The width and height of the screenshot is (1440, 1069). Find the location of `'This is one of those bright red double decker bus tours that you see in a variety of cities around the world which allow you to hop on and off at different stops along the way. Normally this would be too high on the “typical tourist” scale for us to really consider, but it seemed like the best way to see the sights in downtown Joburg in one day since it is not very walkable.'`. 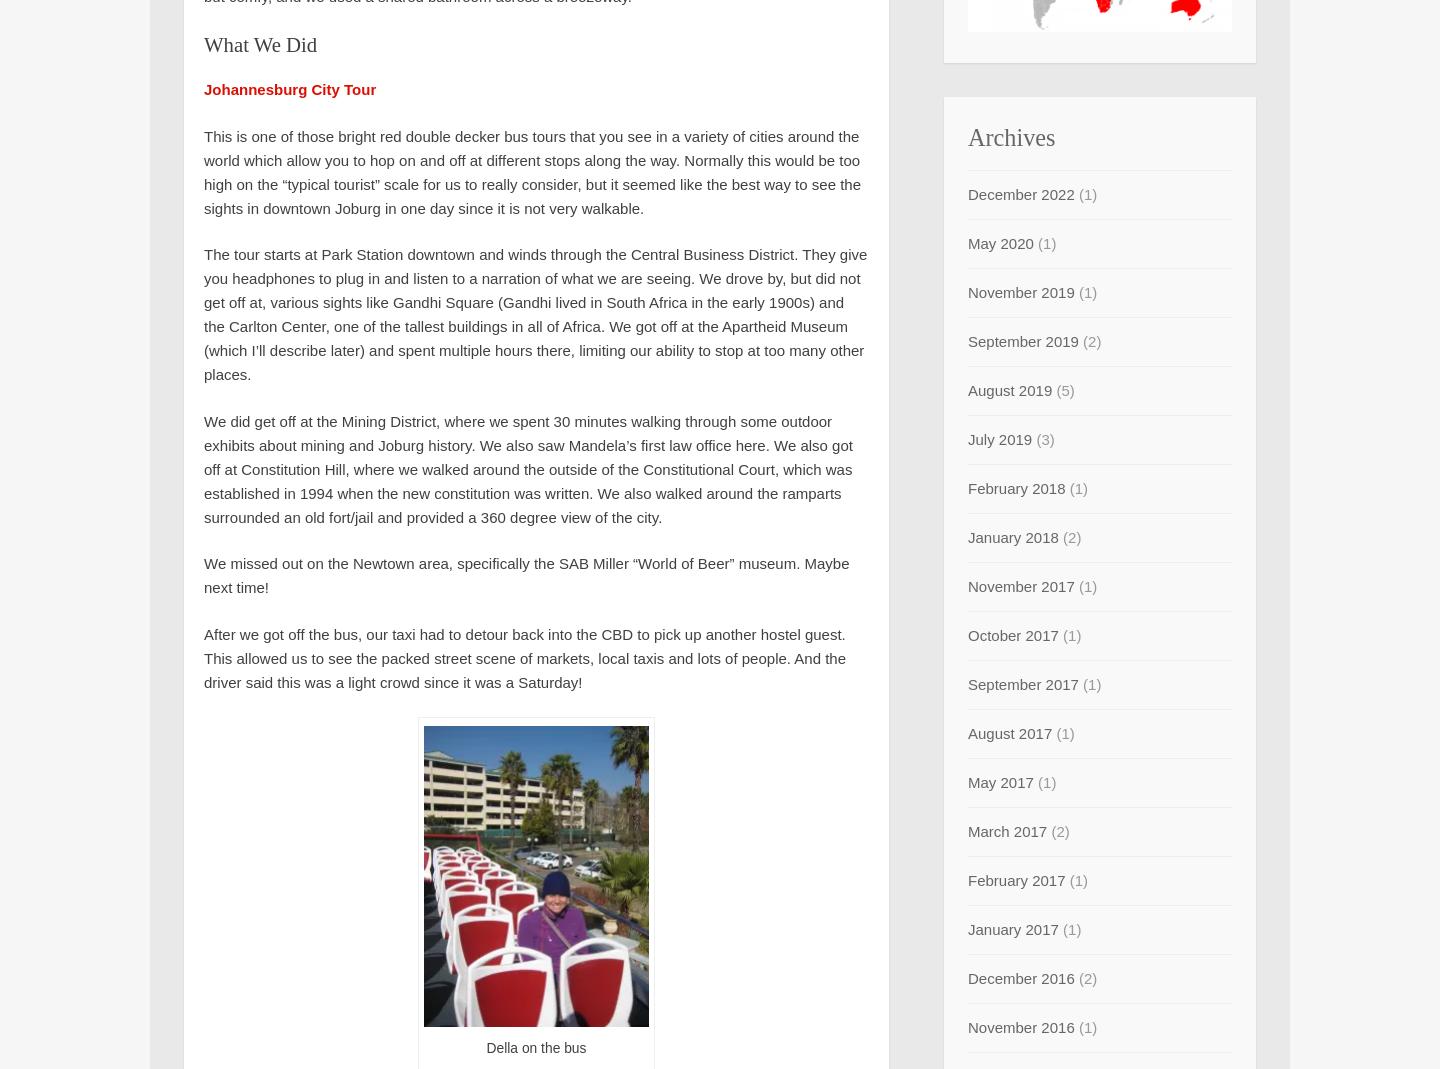

'This is one of those bright red double decker bus tours that you see in a variety of cities around the world which allow you to hop on and off at different stops along the way. Normally this would be too high on the “typical tourist” scale for us to really consider, but it seemed like the best way to see the sights in downtown Joburg in one day since it is not very walkable.' is located at coordinates (531, 171).